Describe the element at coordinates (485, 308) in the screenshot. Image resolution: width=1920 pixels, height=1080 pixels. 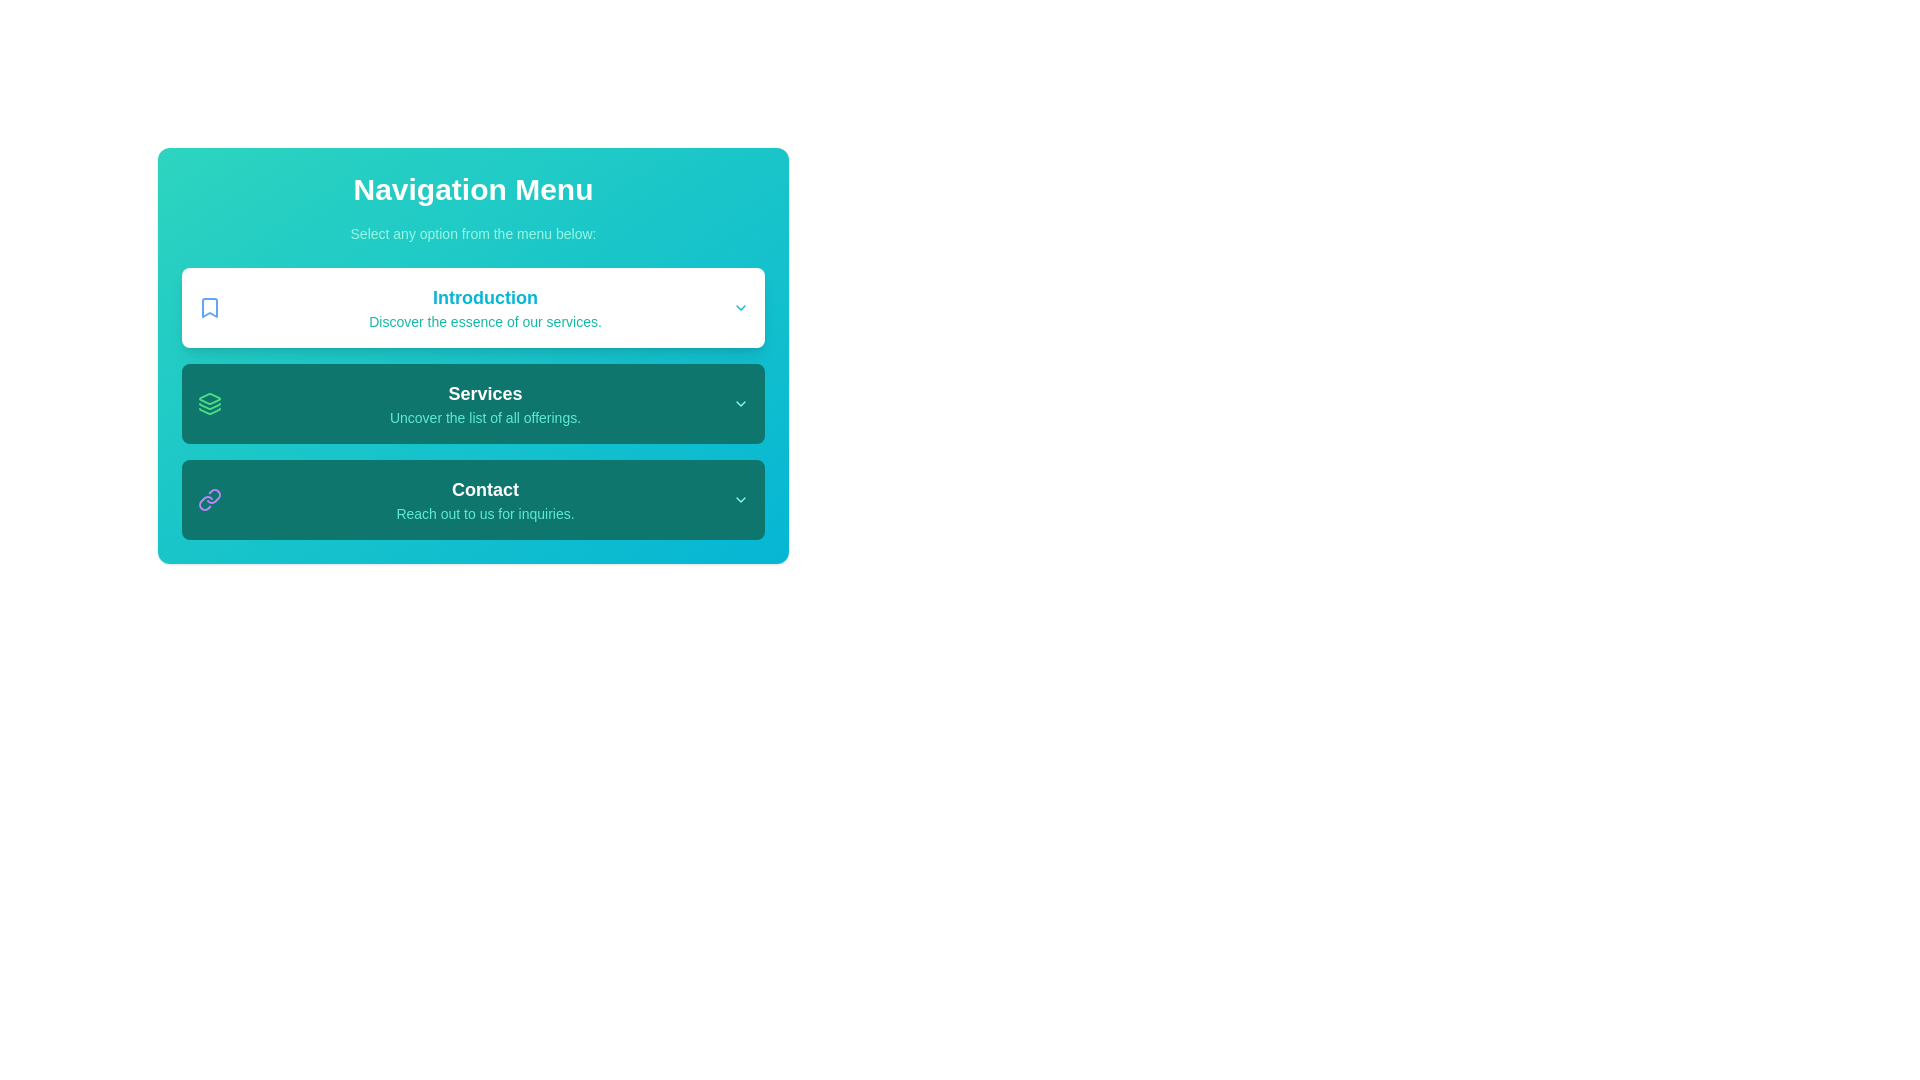
I see `the 'Introduction' hyperlink within the navigation menu` at that location.